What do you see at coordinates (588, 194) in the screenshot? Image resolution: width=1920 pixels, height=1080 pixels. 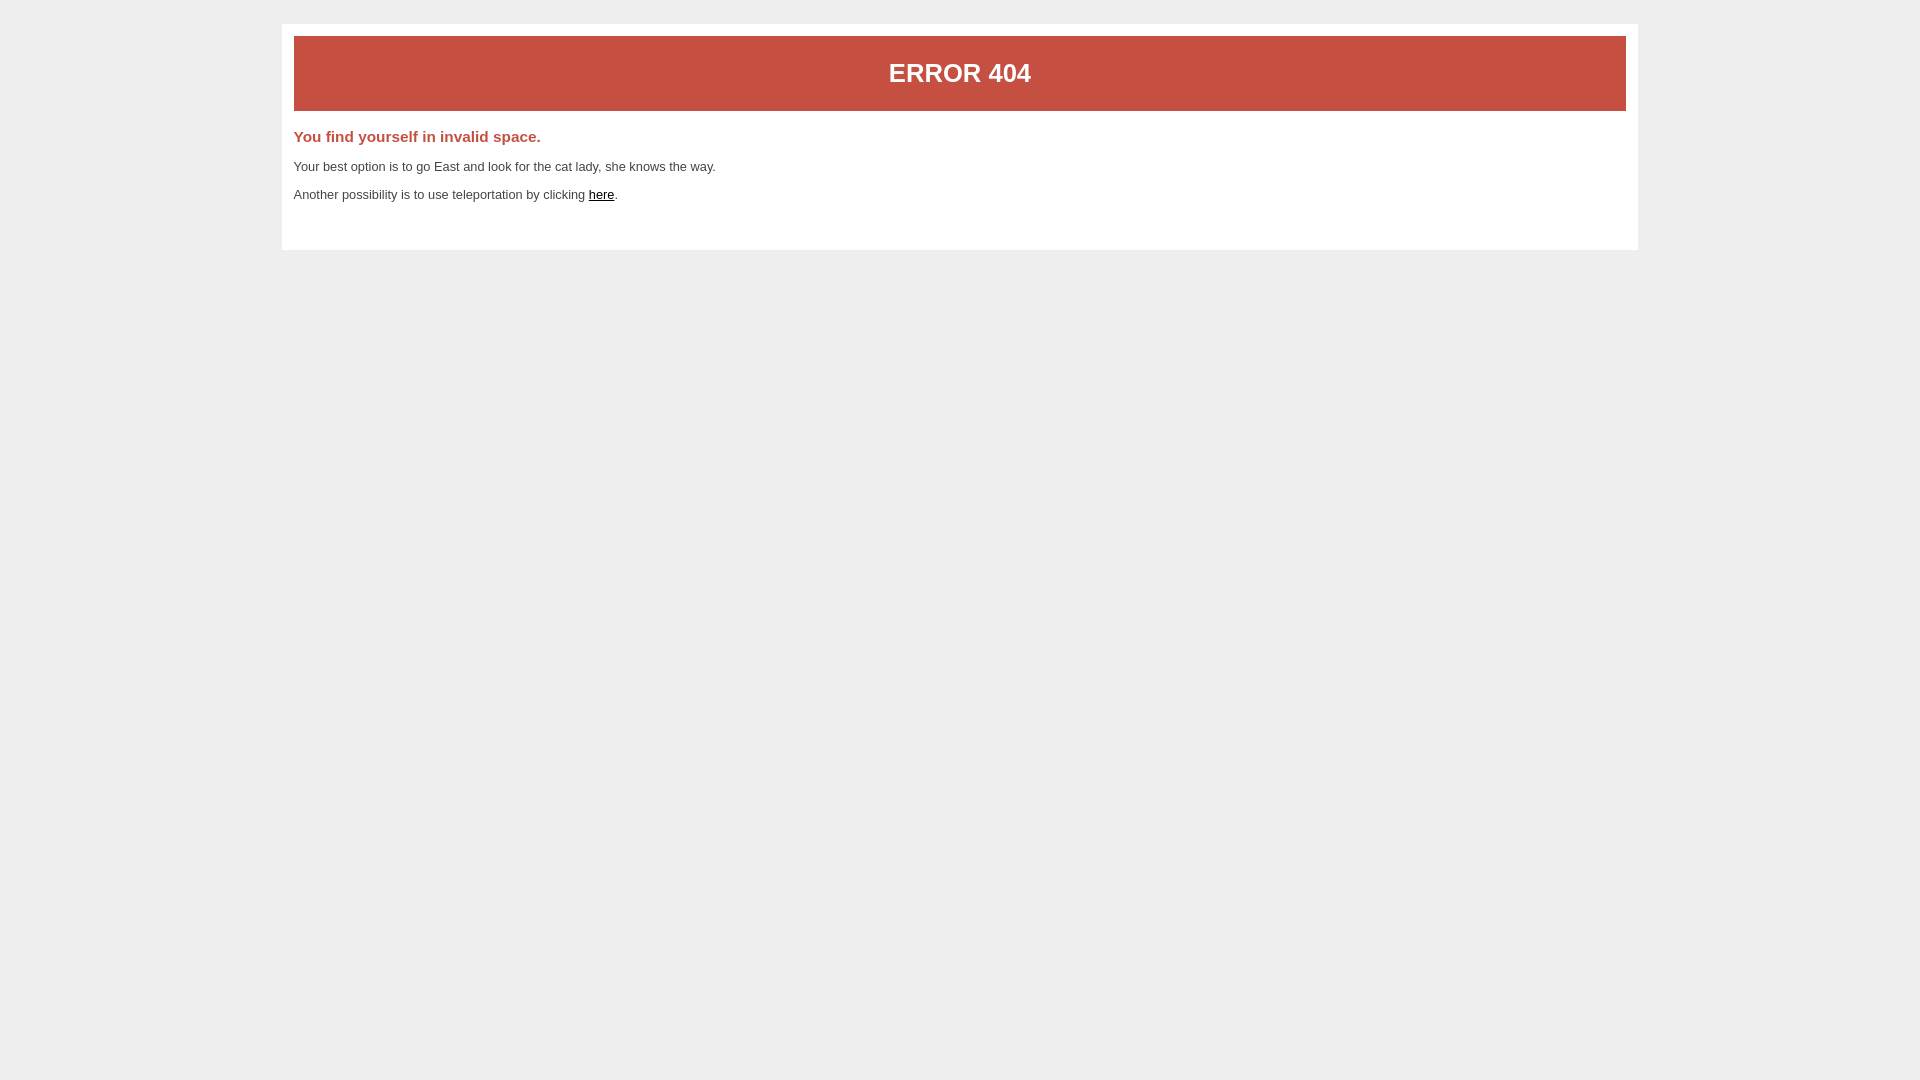 I see `'here'` at bounding box center [588, 194].